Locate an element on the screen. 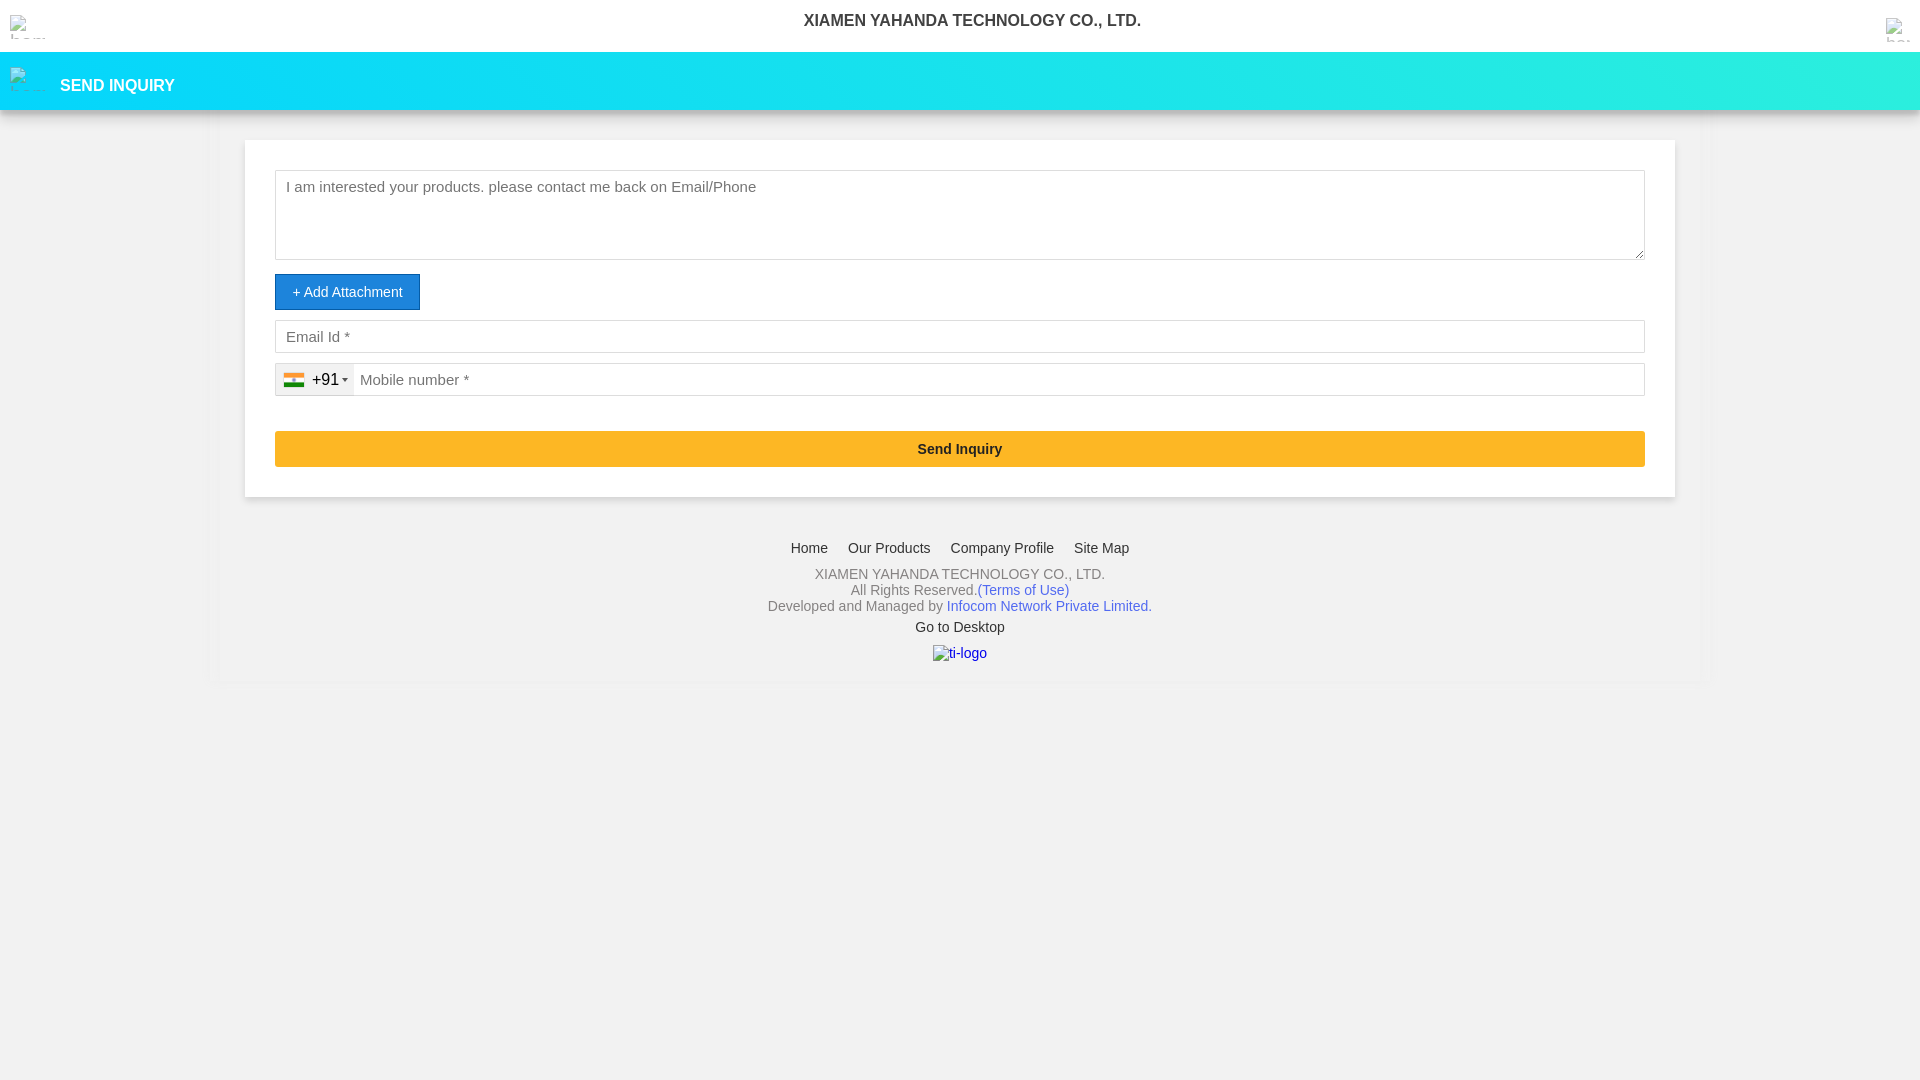 The image size is (1920, 1080). 'Our Products' is located at coordinates (887, 547).